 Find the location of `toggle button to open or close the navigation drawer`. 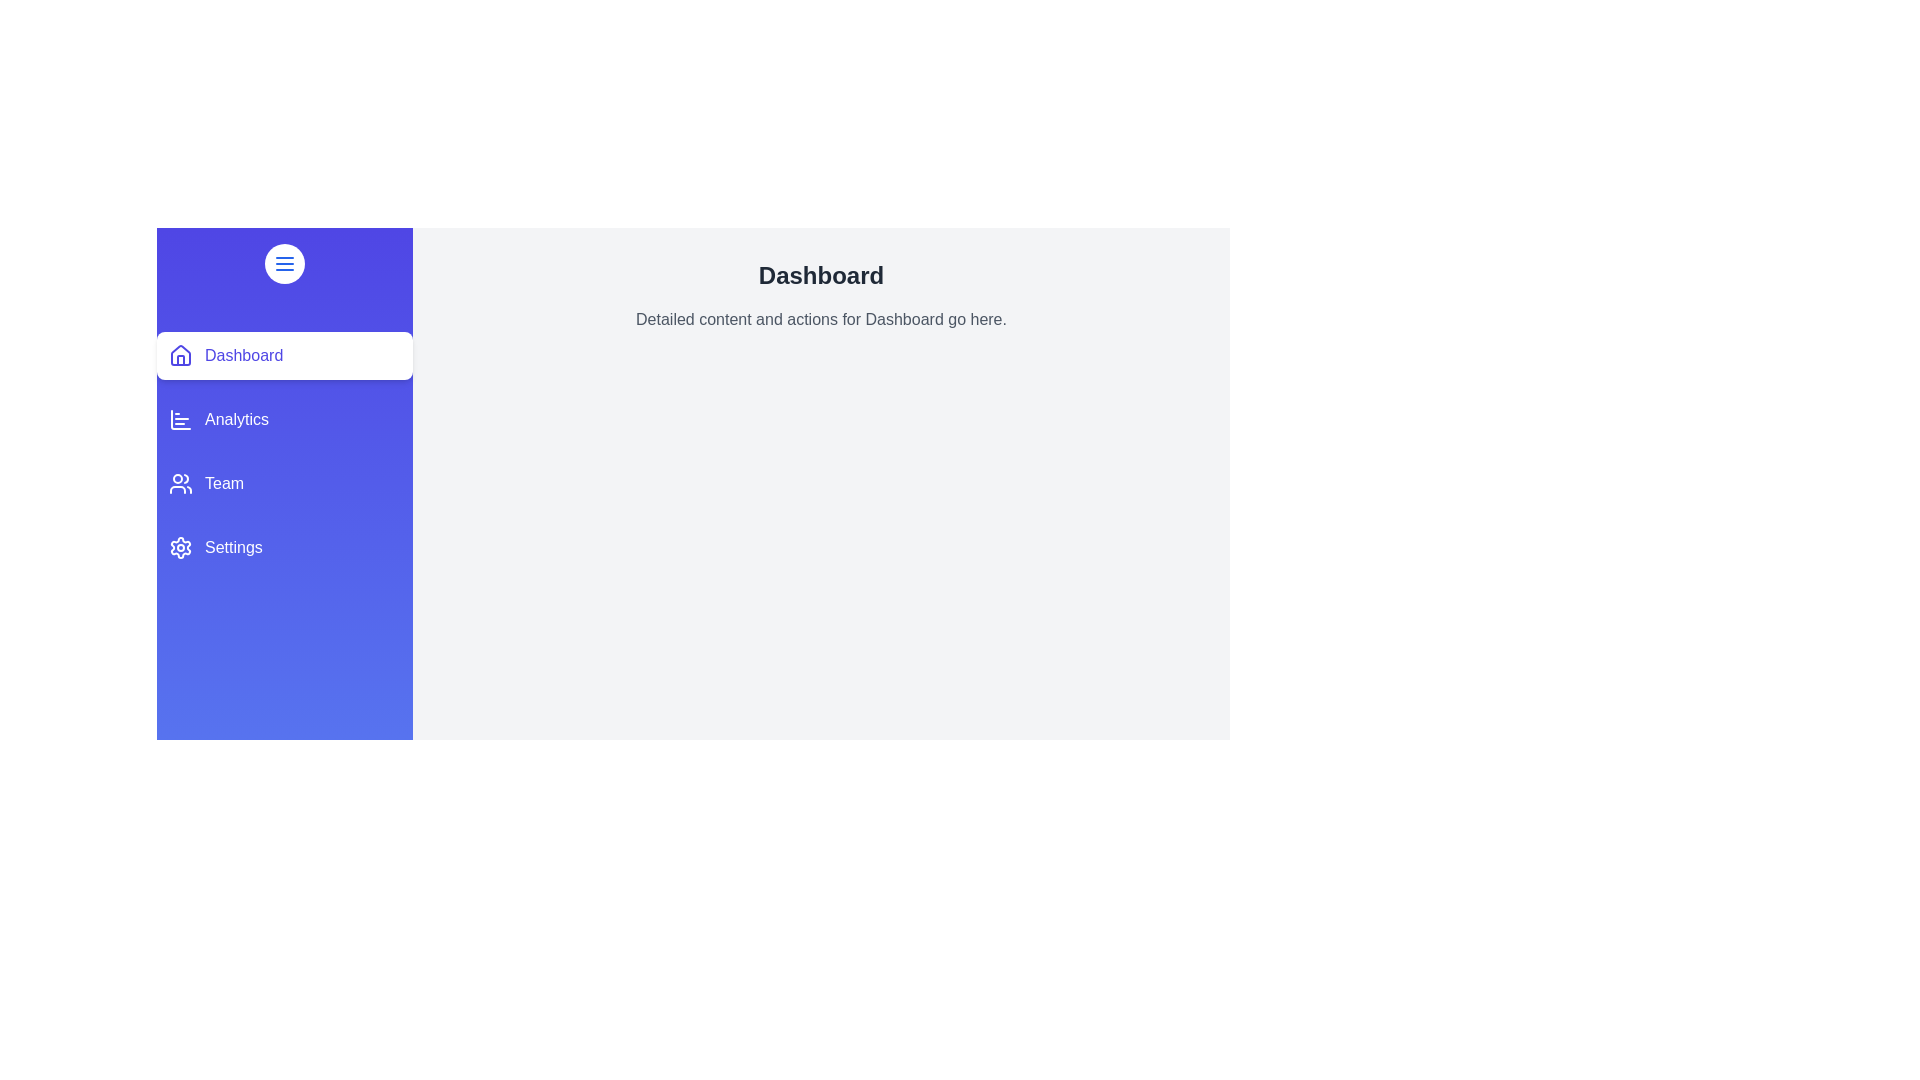

toggle button to open or close the navigation drawer is located at coordinates (283, 262).